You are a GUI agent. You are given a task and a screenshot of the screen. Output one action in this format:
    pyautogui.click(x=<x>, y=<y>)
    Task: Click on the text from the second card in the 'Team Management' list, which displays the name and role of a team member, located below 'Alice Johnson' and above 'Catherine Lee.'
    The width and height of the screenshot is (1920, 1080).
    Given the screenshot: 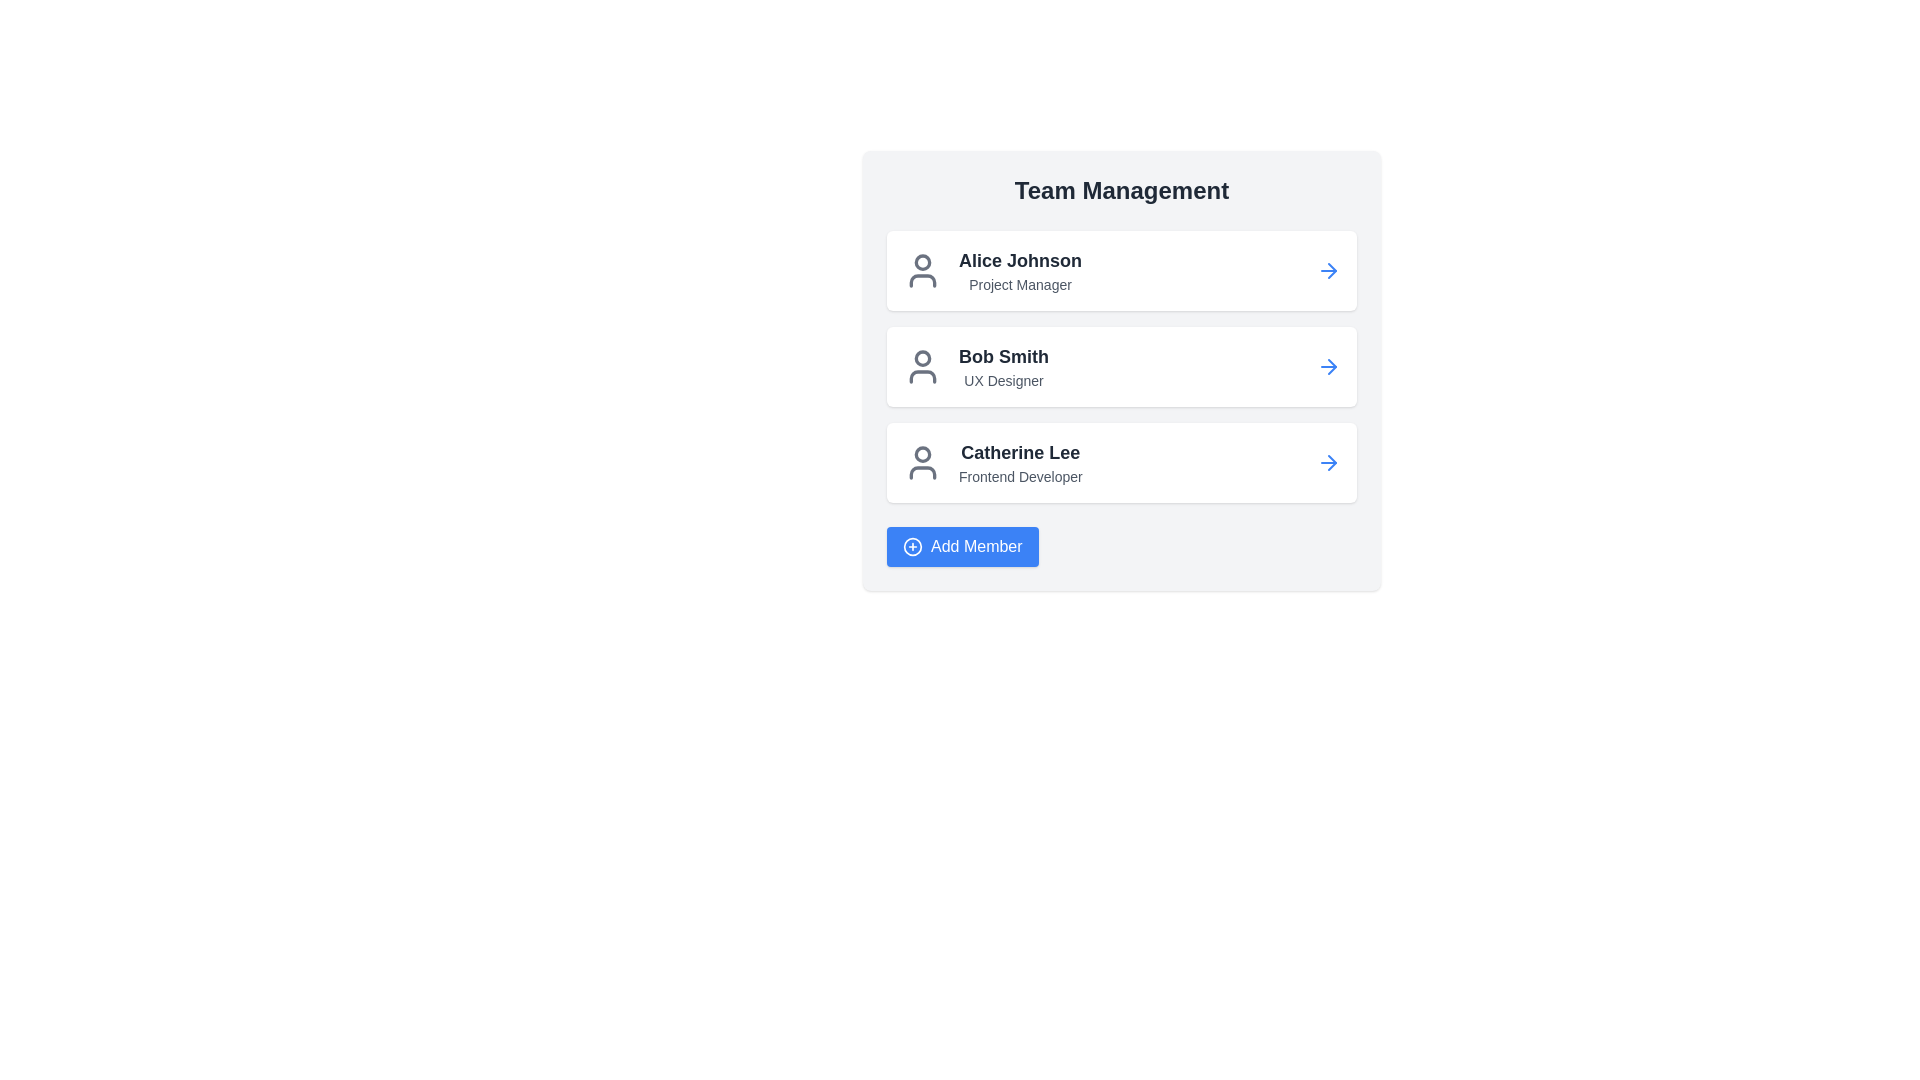 What is the action you would take?
    pyautogui.click(x=1003, y=366)
    